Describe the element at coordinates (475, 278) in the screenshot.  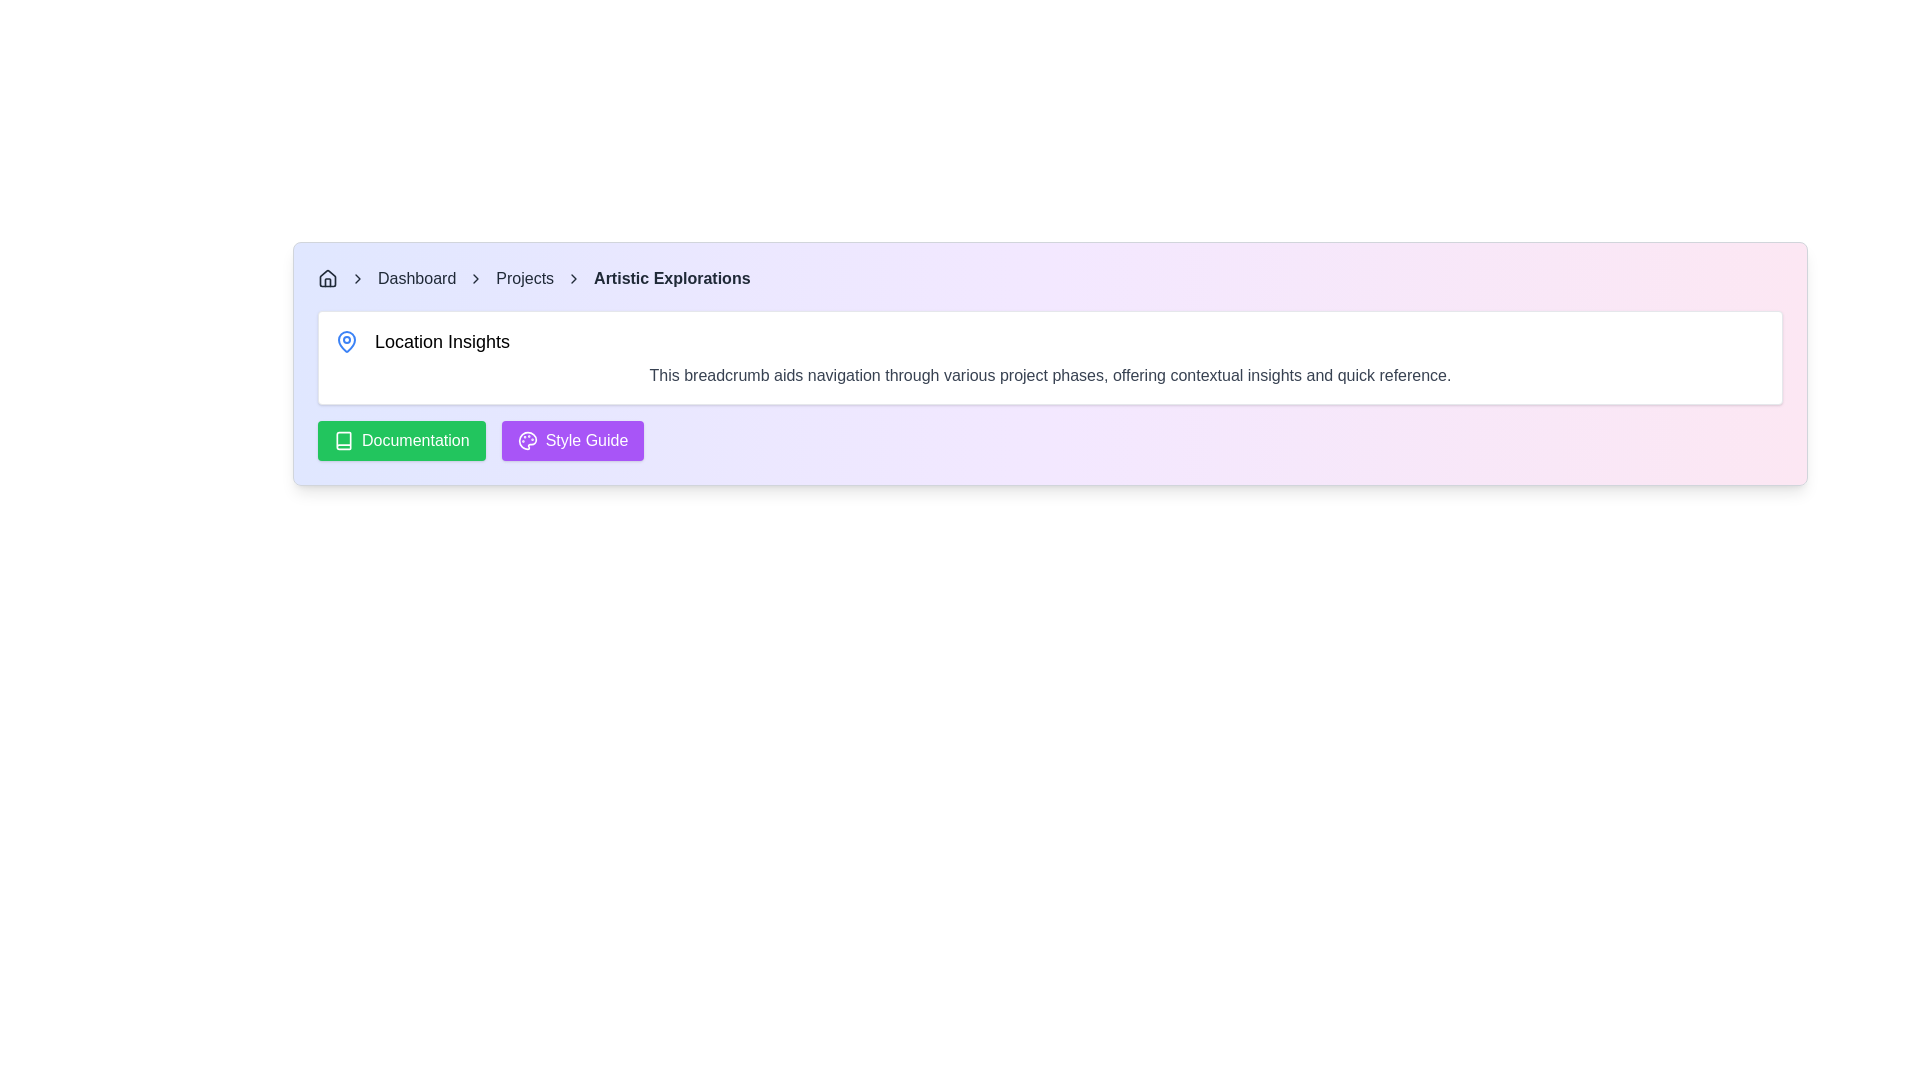
I see `the right-facing chevron icon located in the breadcrumb navigation bar, positioned between the 'Dashboard' link and the 'Projects' link` at that location.